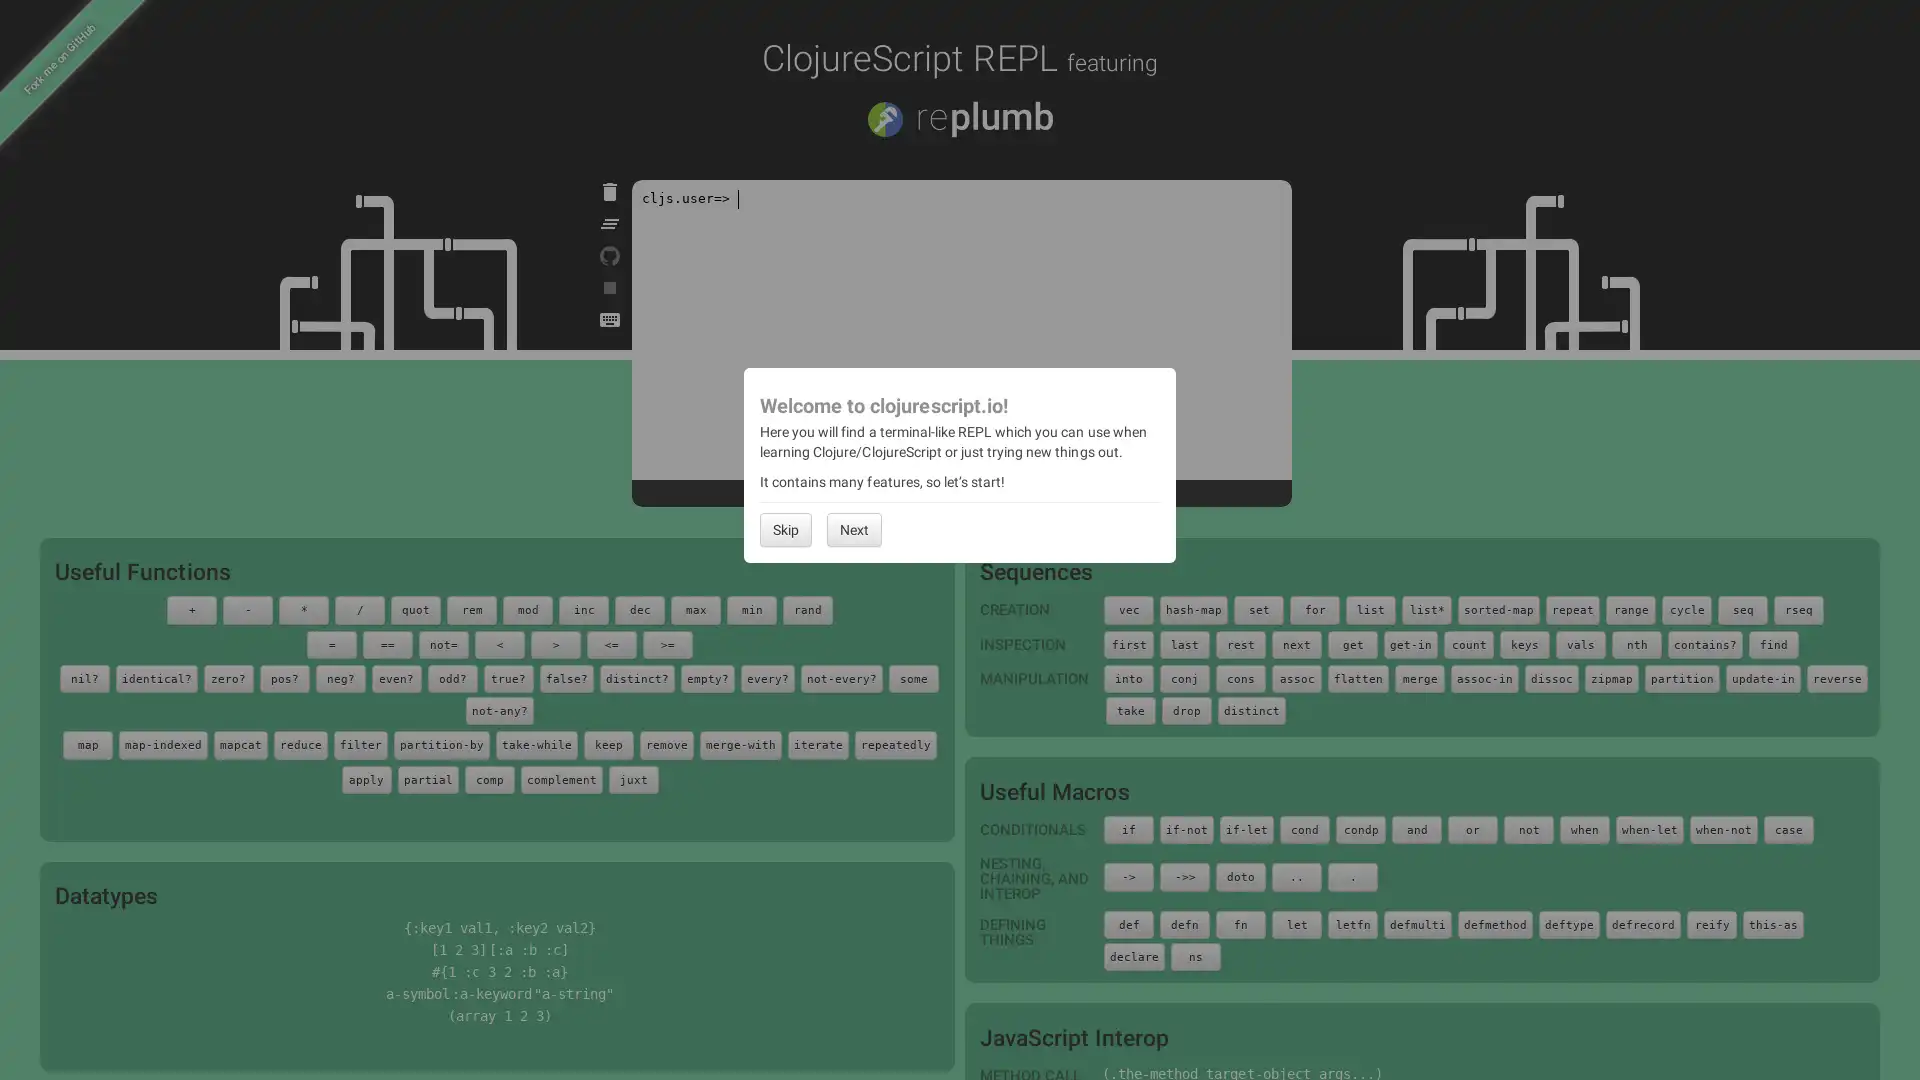 The height and width of the screenshot is (1080, 1920). I want to click on not-every?, so click(840, 677).